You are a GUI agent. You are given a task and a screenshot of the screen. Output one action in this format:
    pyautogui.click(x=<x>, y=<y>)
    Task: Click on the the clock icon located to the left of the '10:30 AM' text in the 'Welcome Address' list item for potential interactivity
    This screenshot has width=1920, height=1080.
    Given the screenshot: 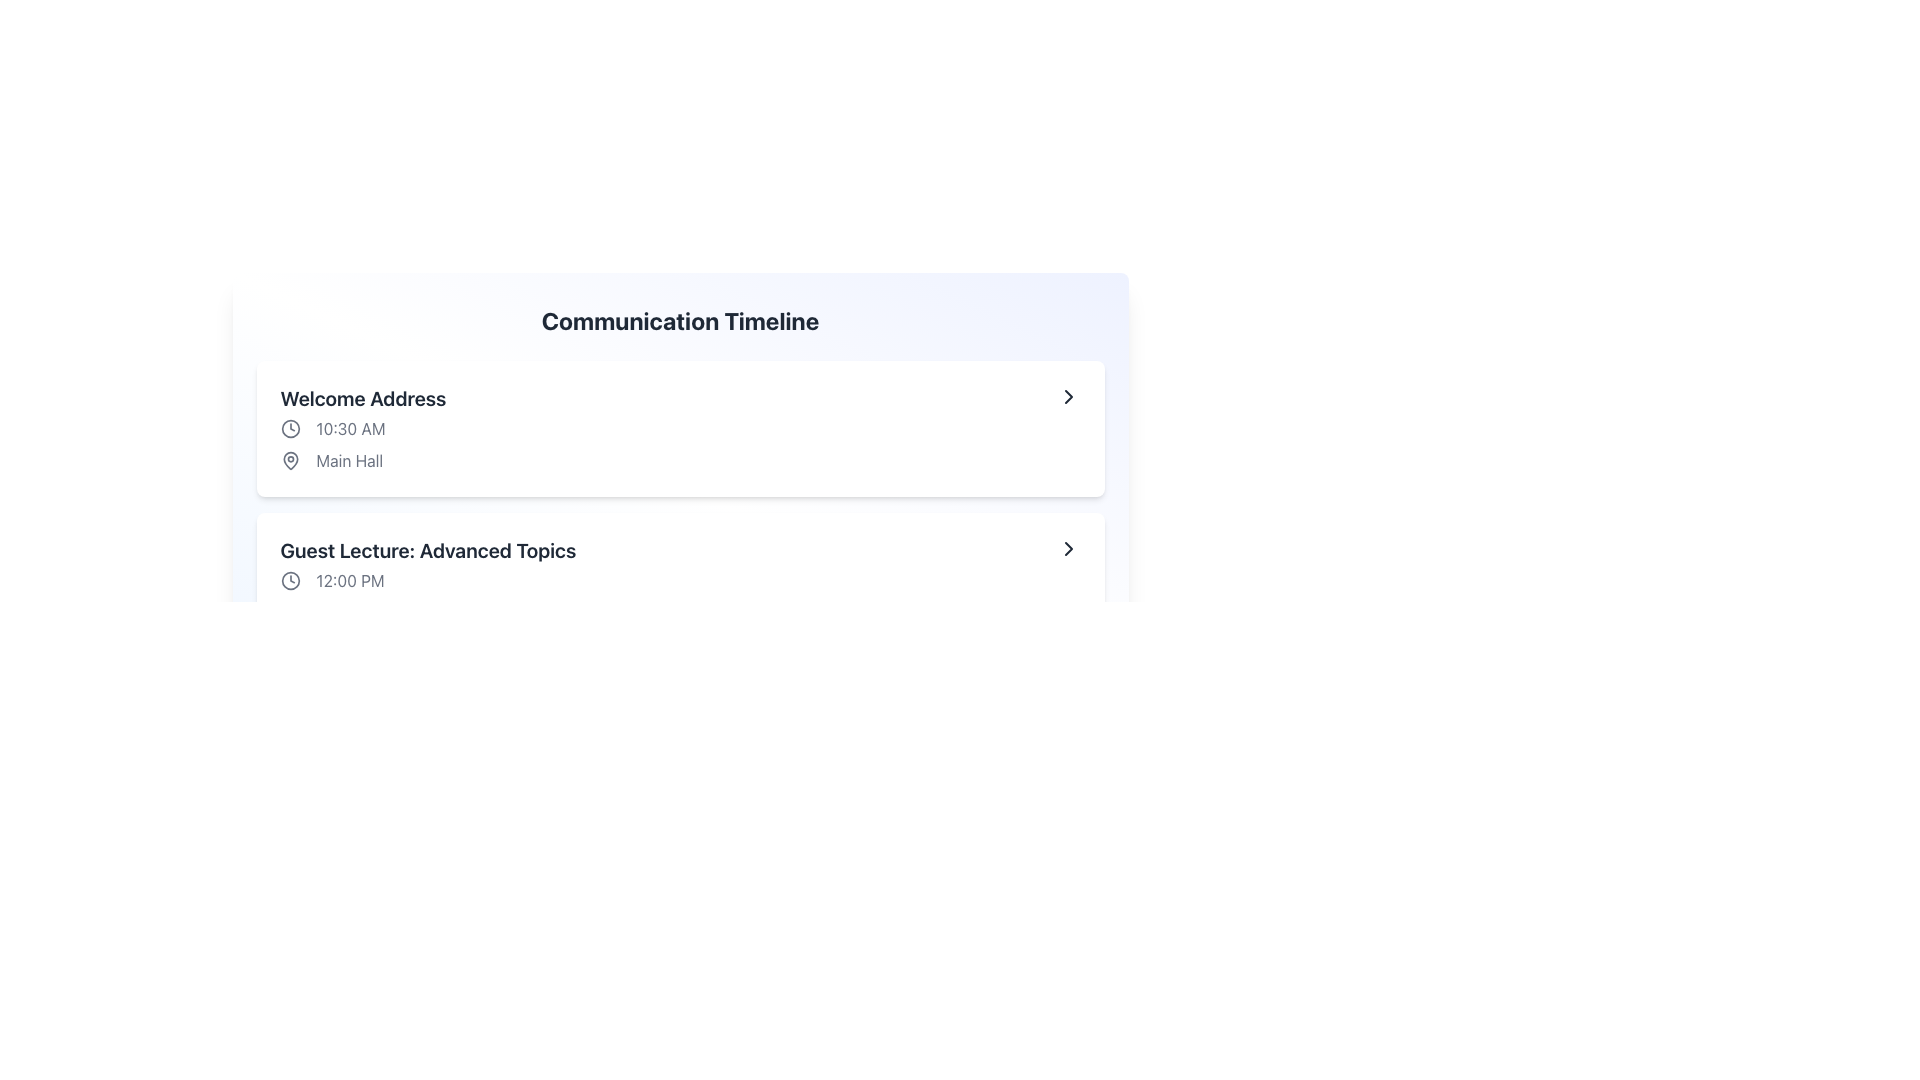 What is the action you would take?
    pyautogui.click(x=289, y=427)
    